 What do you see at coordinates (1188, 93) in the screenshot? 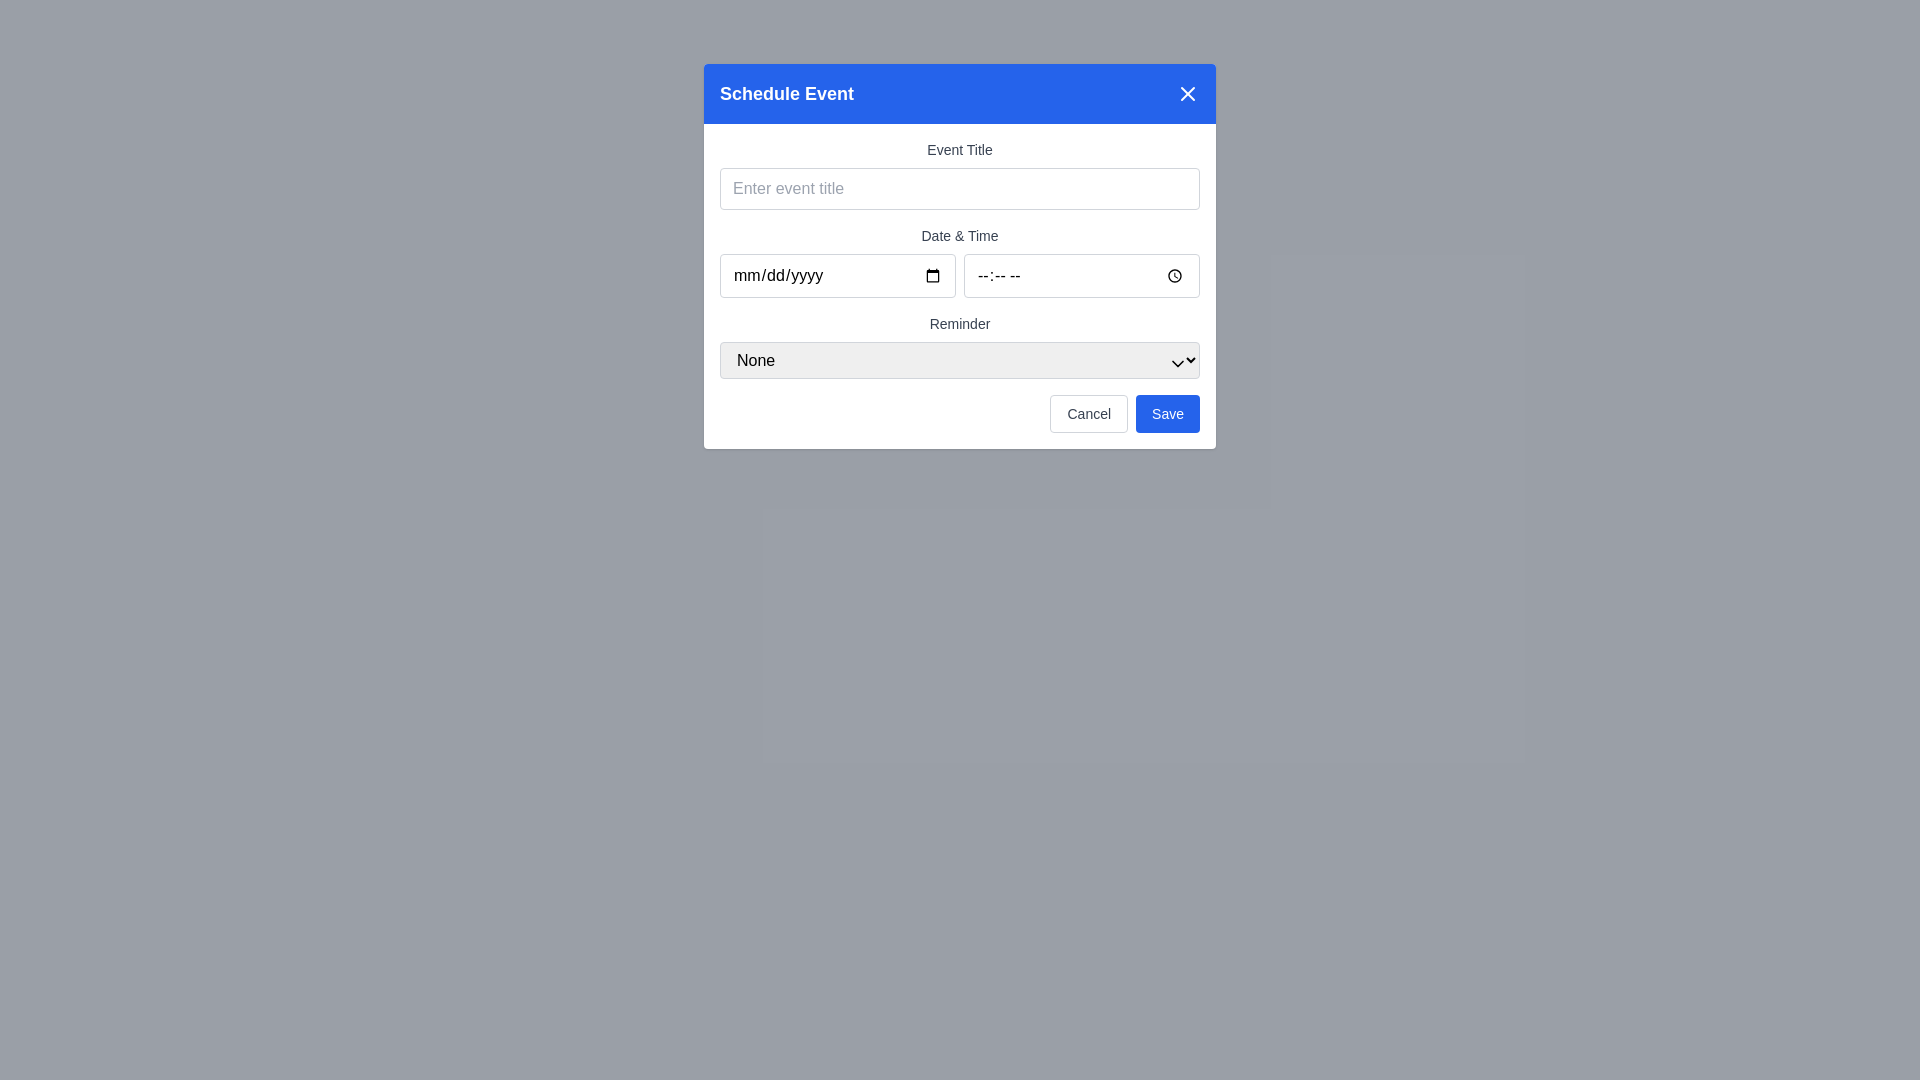
I see `the close button with a white 'X' icon located in the top-right corner of the modal's header` at bounding box center [1188, 93].